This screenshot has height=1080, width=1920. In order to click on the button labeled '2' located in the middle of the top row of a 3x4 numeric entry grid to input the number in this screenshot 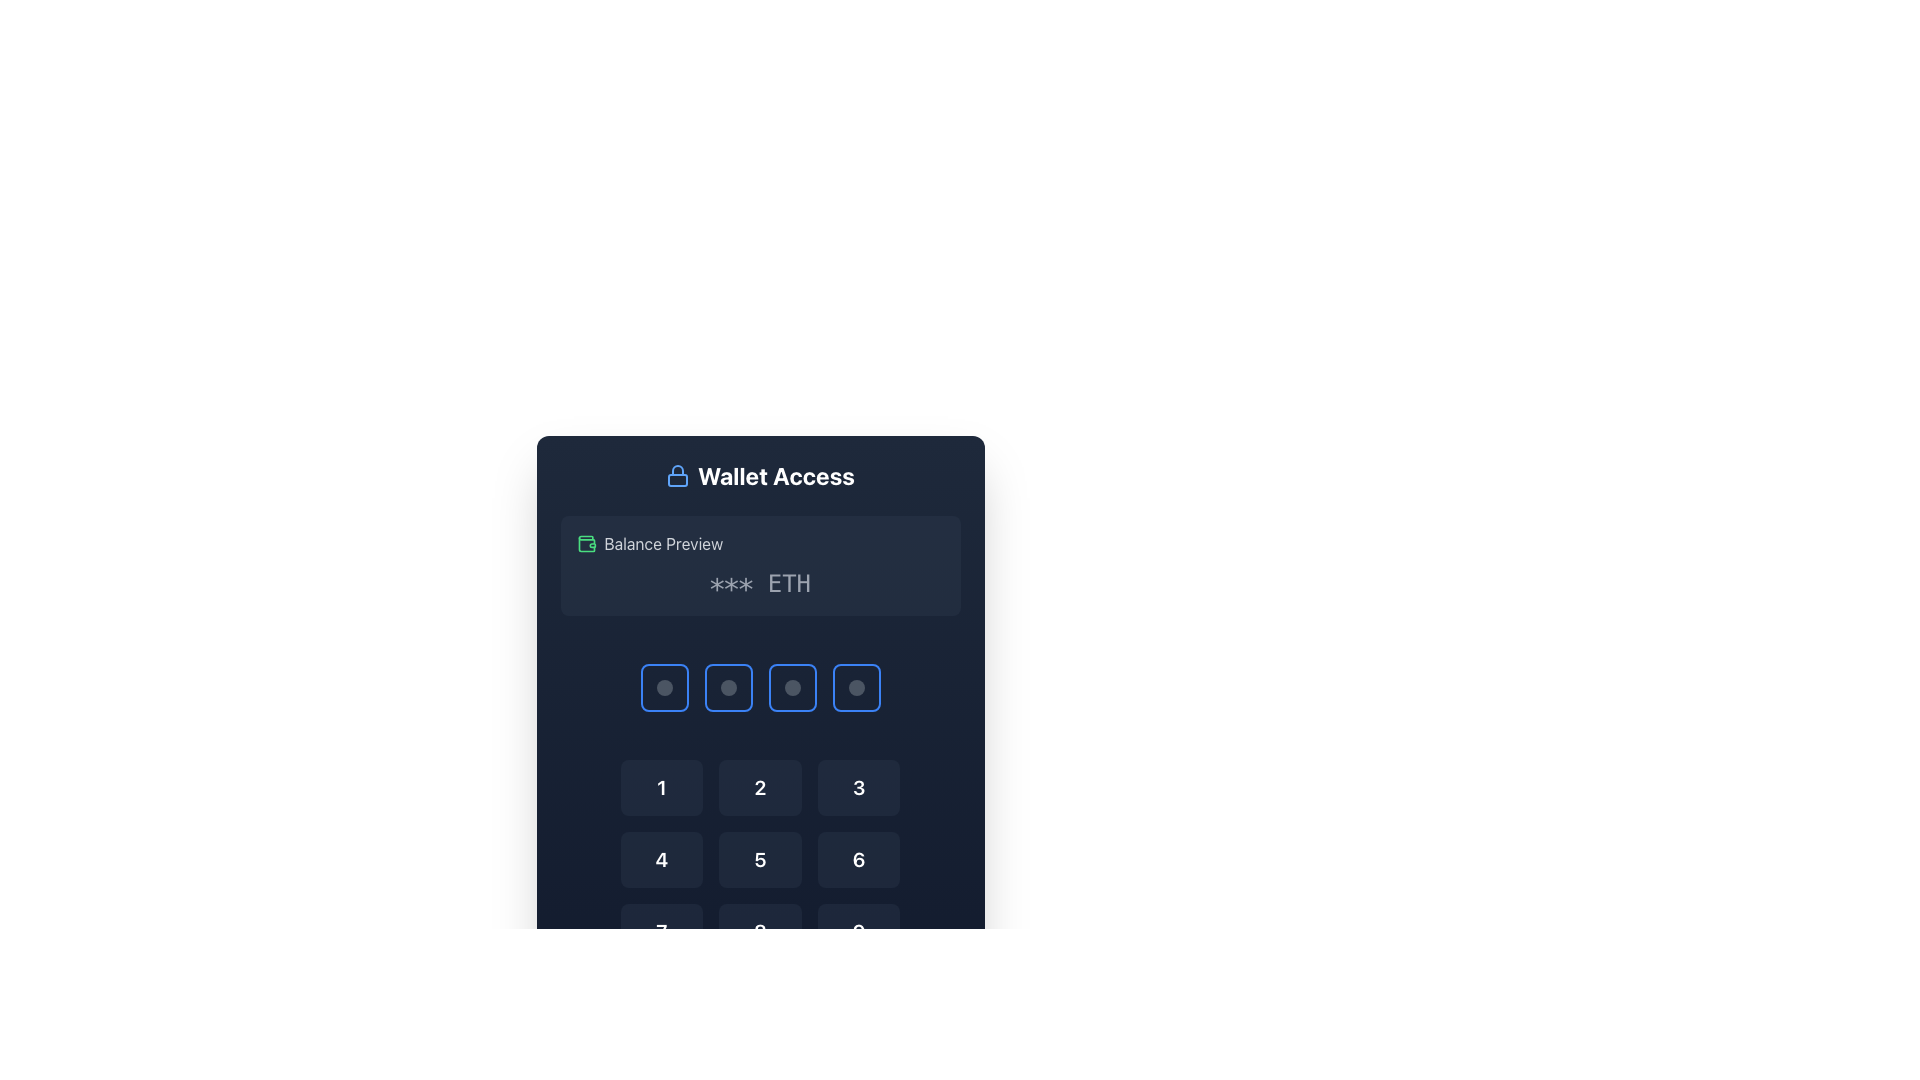, I will do `click(759, 786)`.